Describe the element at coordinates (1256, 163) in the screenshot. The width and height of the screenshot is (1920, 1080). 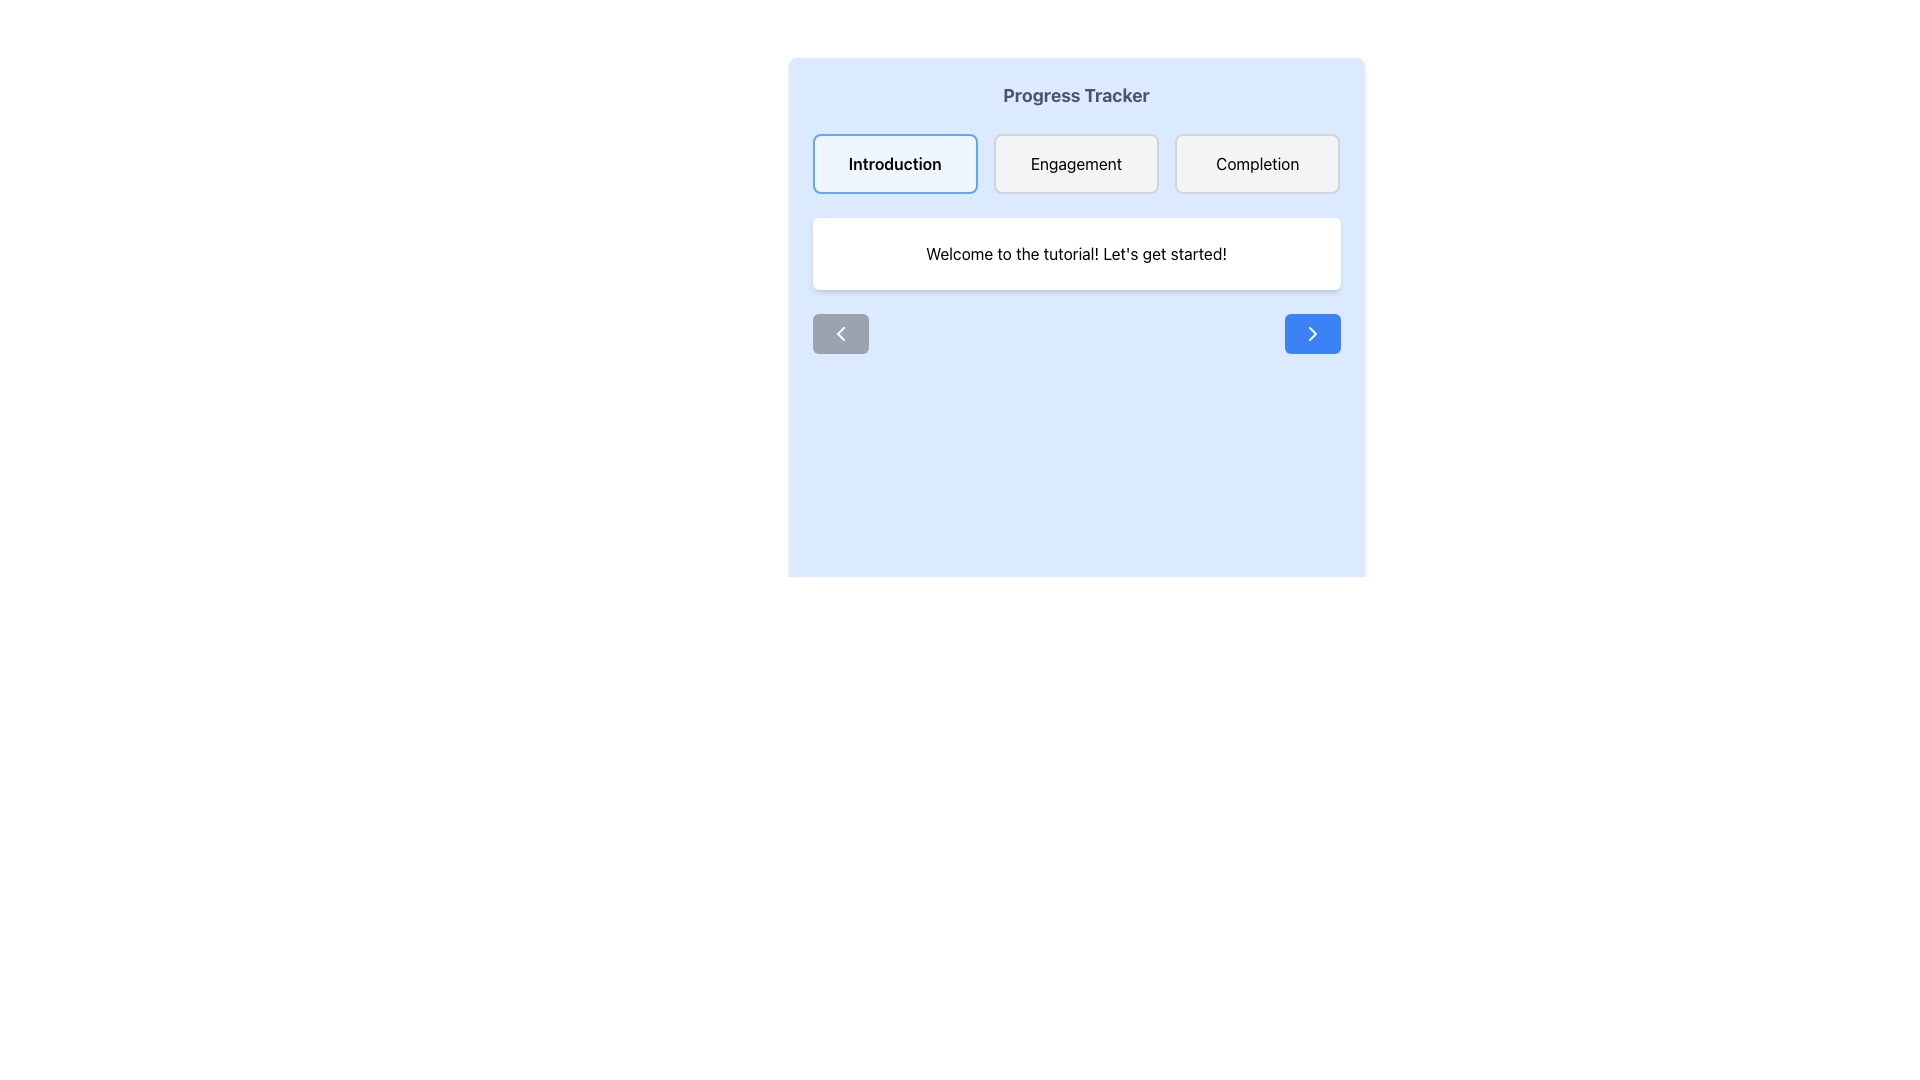
I see `the rightmost tab in the 'Progress Tracker' dialog box` at that location.